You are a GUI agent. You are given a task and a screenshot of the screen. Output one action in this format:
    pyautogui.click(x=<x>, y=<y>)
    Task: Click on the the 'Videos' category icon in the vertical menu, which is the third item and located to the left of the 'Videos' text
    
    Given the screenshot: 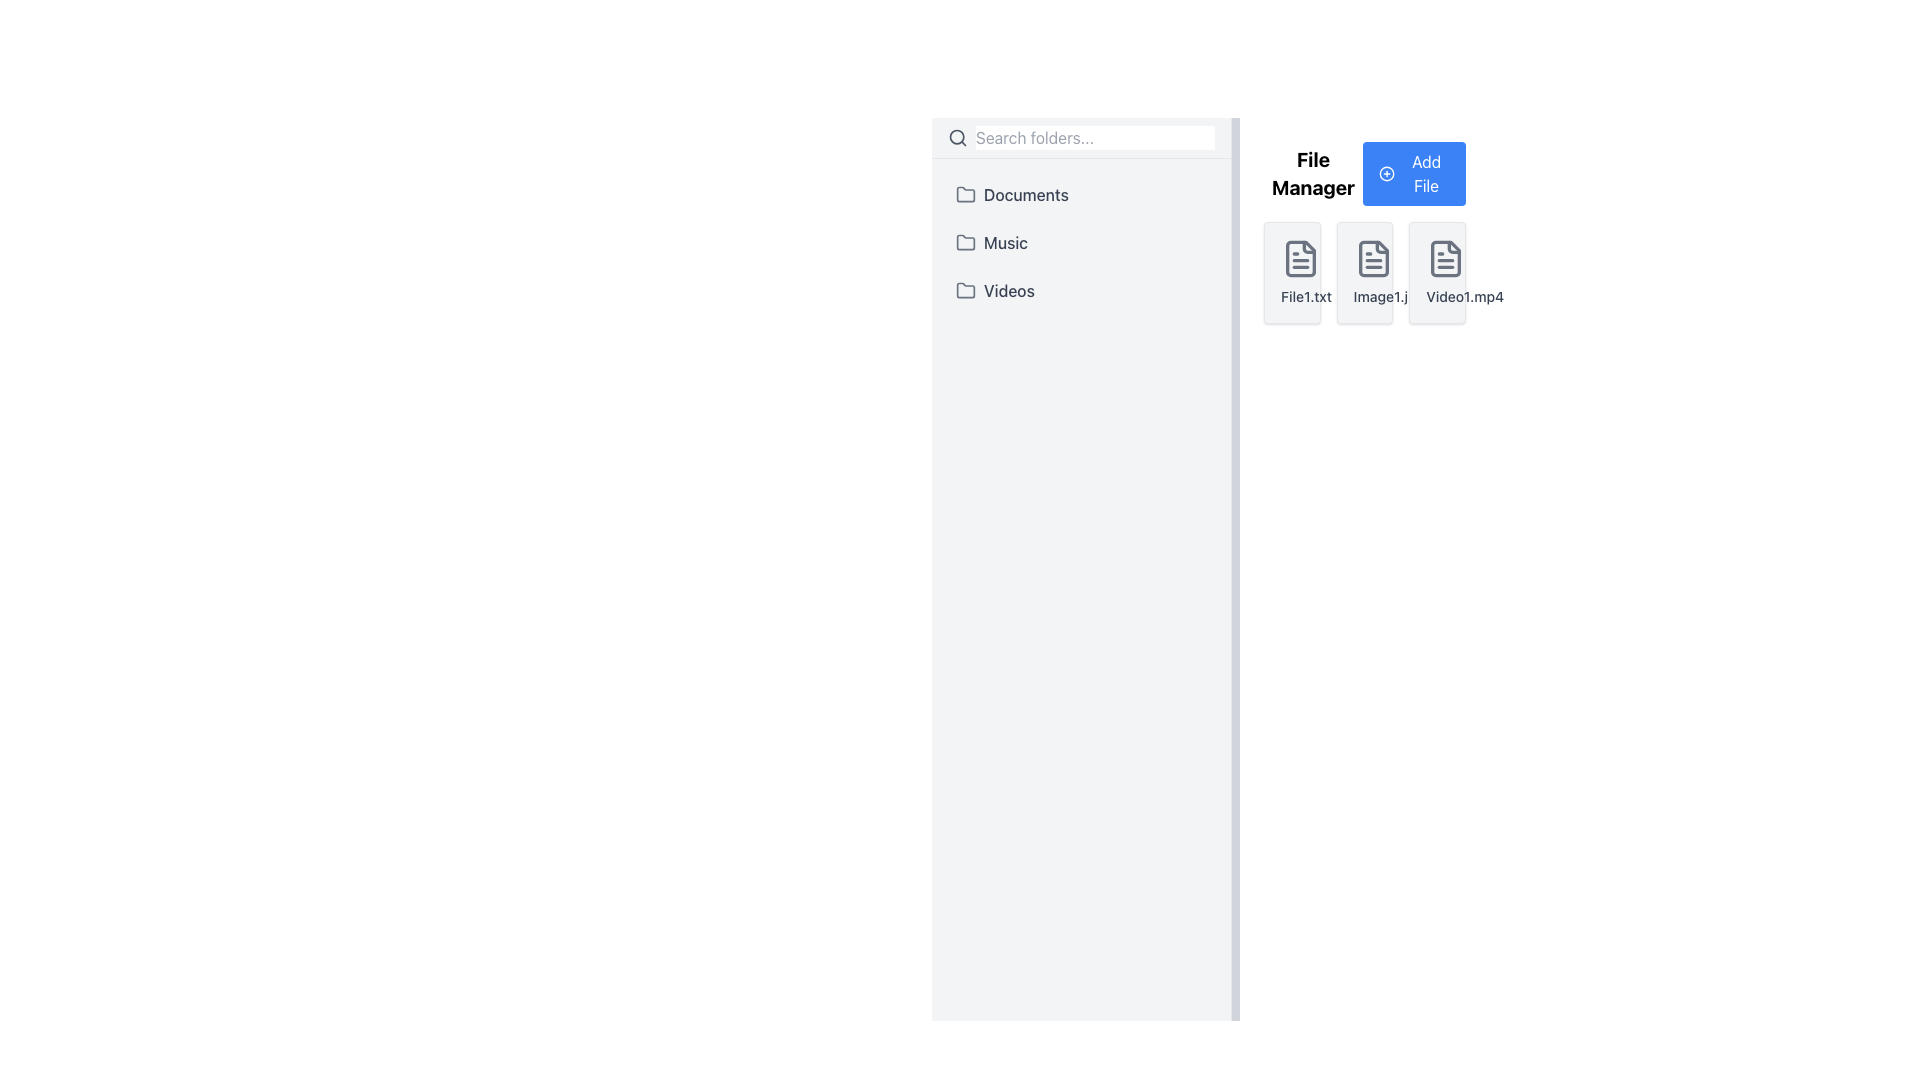 What is the action you would take?
    pyautogui.click(x=965, y=290)
    